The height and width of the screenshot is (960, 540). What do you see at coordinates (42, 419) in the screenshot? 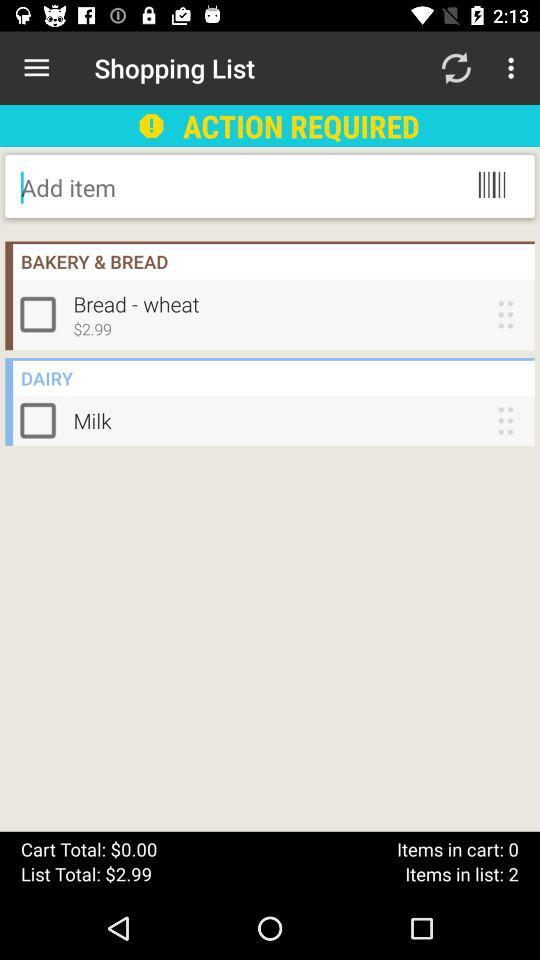
I see `milk to cart` at bounding box center [42, 419].